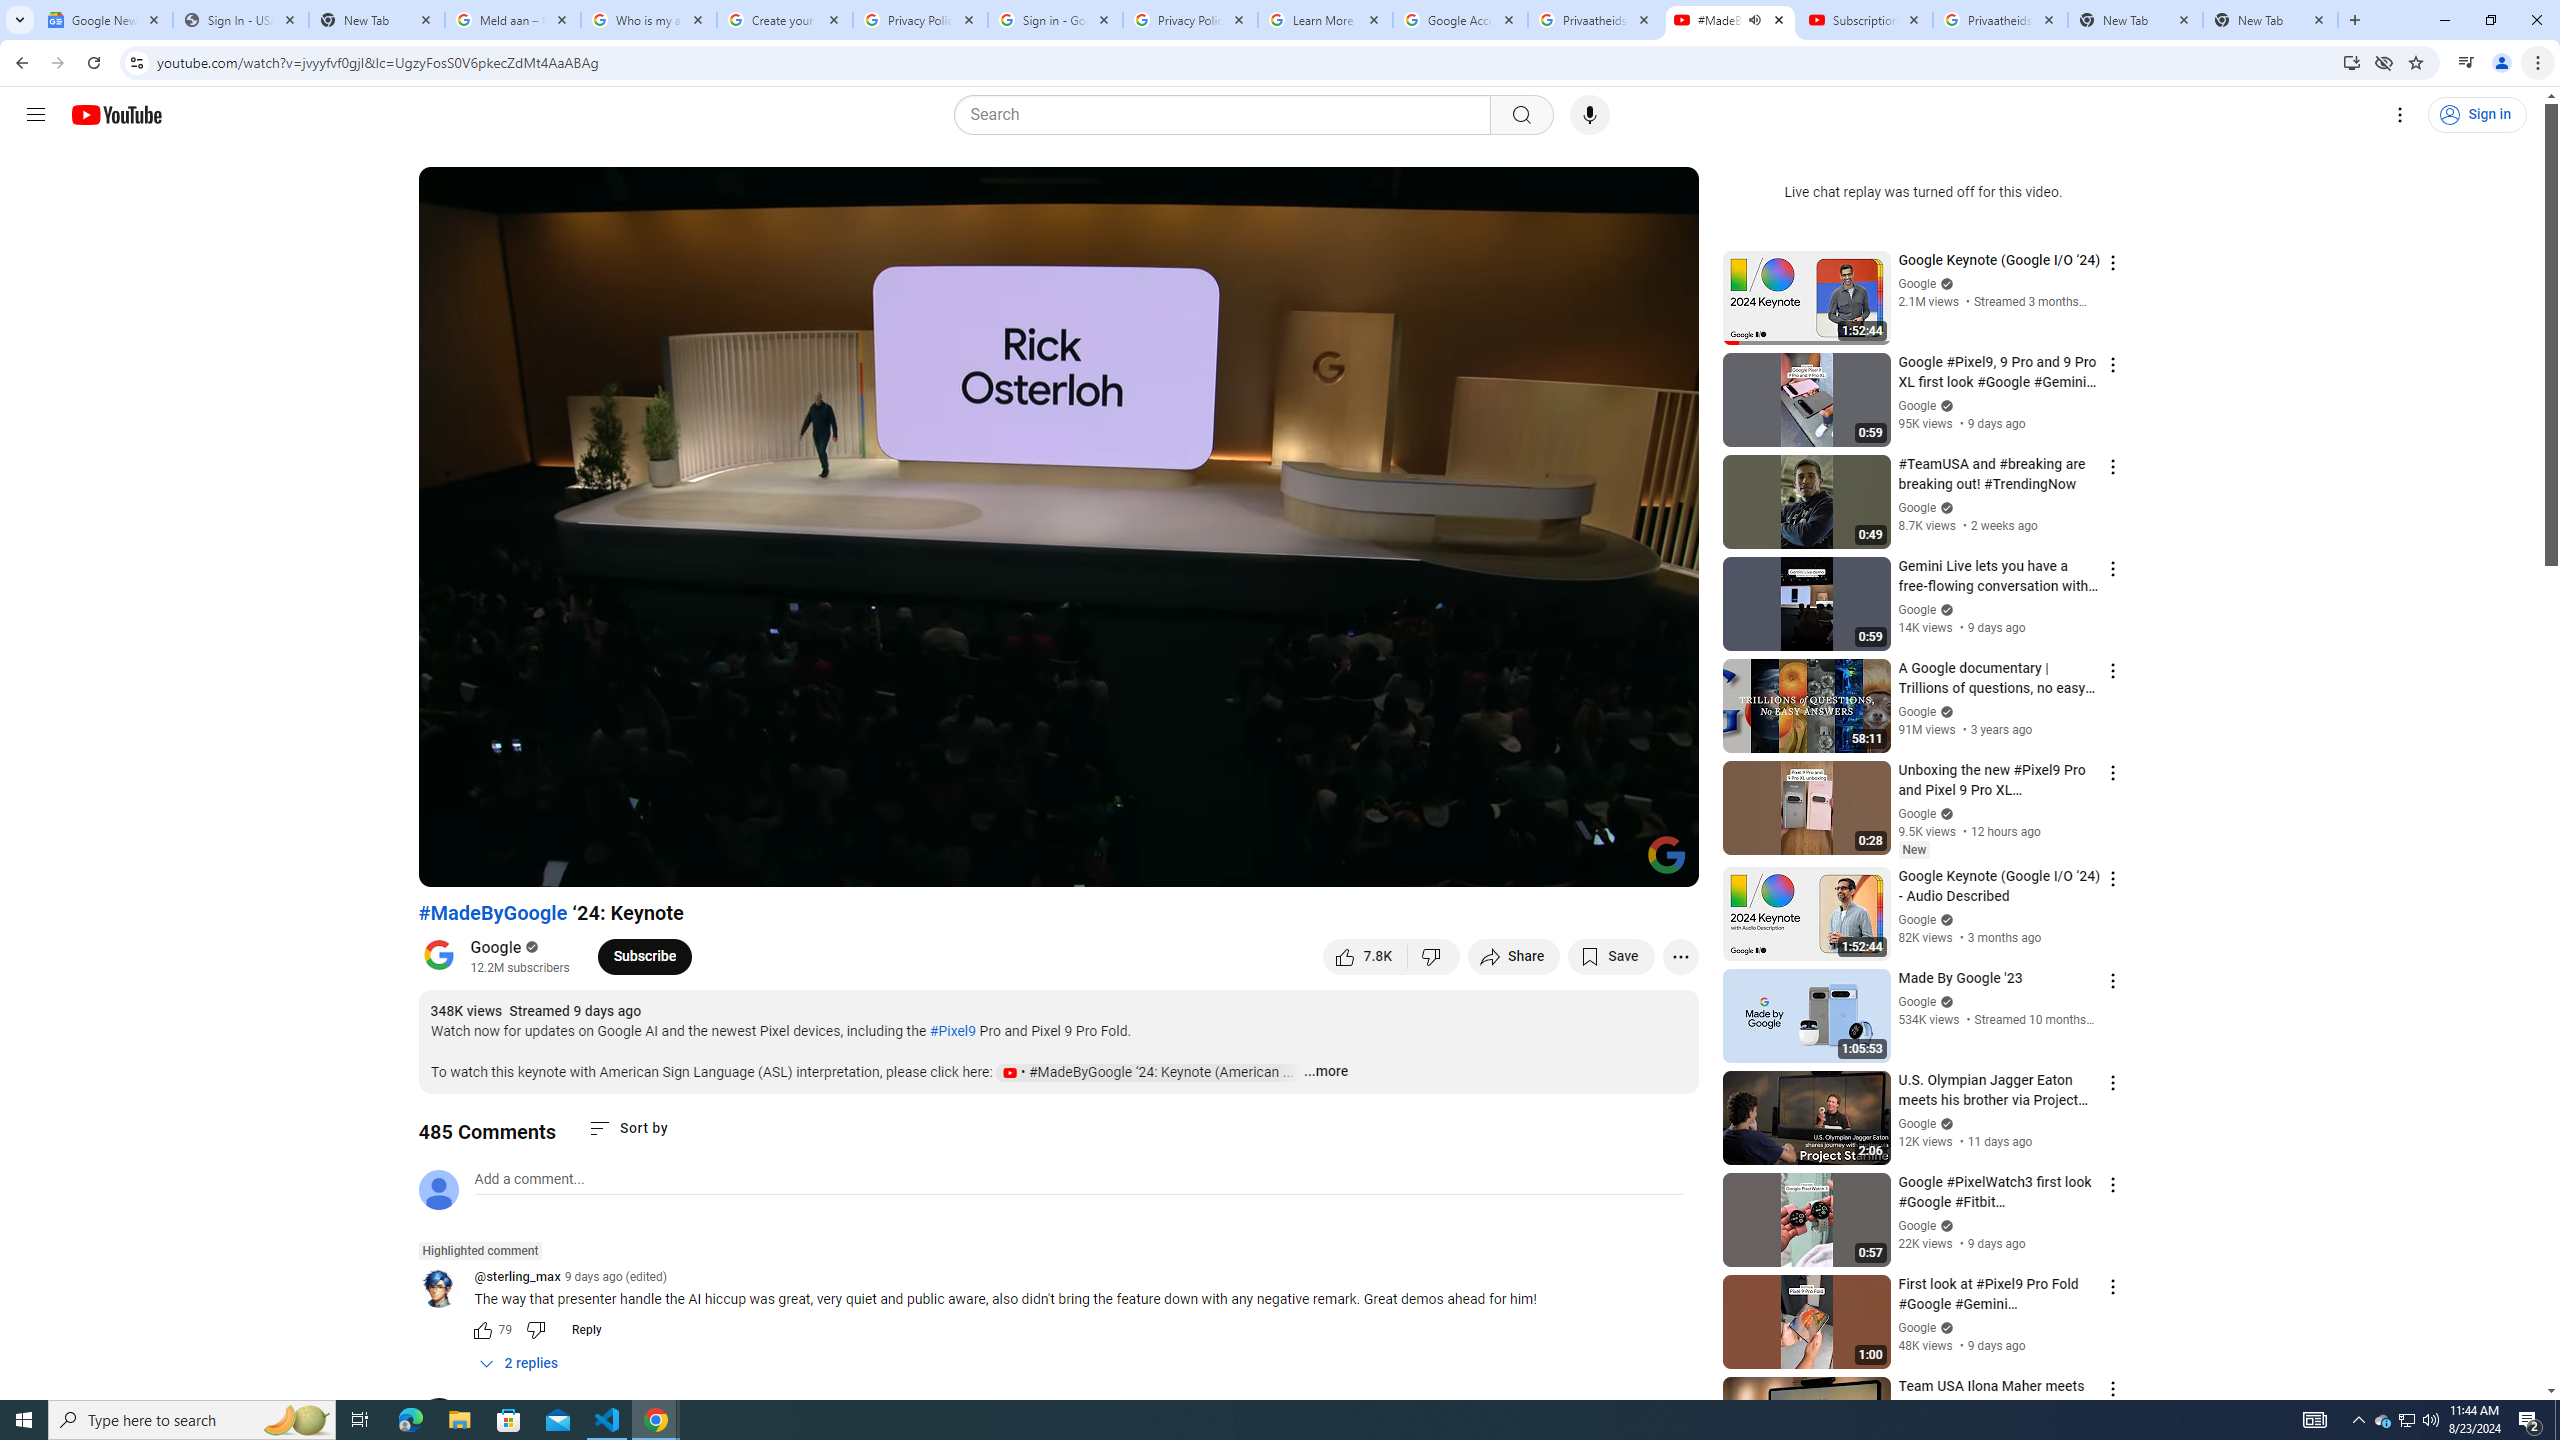 This screenshot has height=1440, width=2560. What do you see at coordinates (1589, 114) in the screenshot?
I see `'Search with your voice'` at bounding box center [1589, 114].